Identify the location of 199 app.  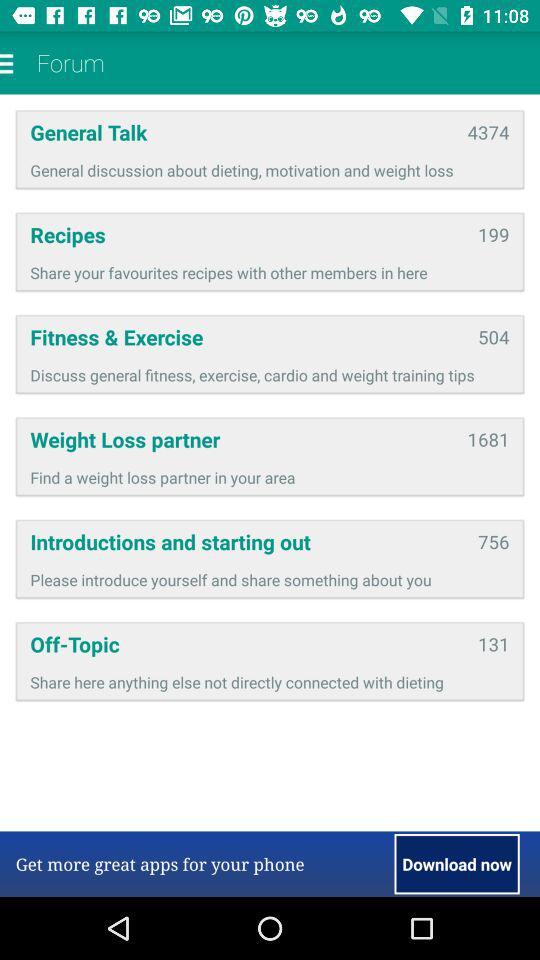
(492, 234).